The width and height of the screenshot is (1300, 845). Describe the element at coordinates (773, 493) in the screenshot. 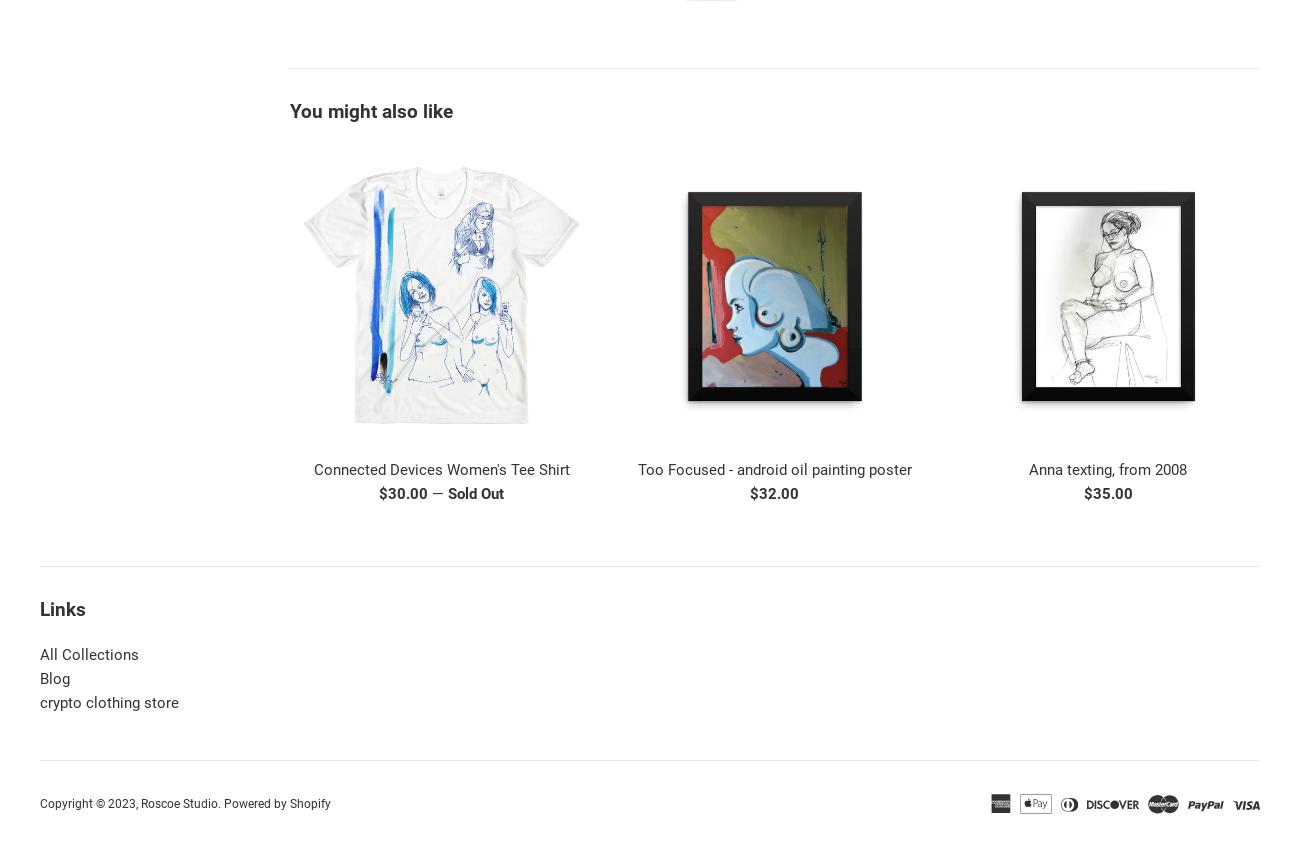

I see `'$32.00'` at that location.